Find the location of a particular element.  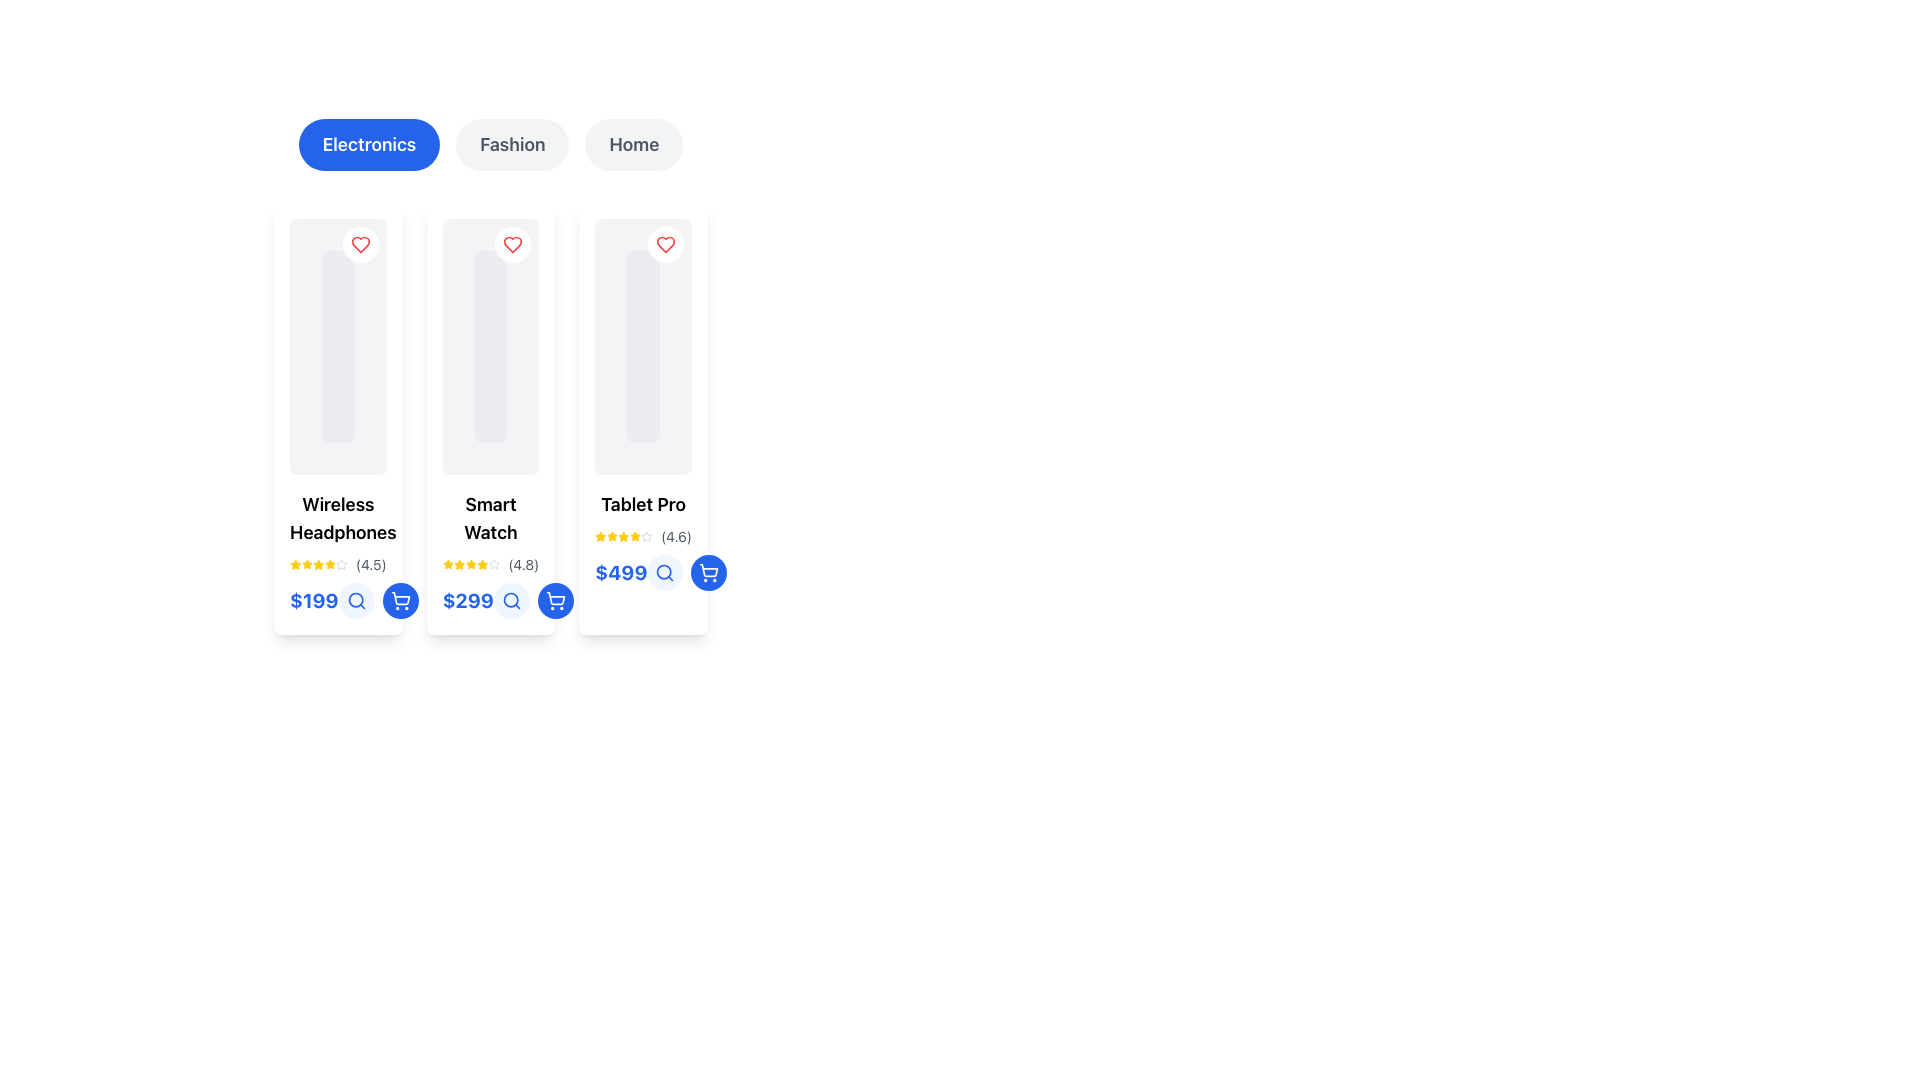

the 'Electronics' button in the horizontal navigation bar at the top of the interface to trigger a visual response is located at coordinates (369, 144).